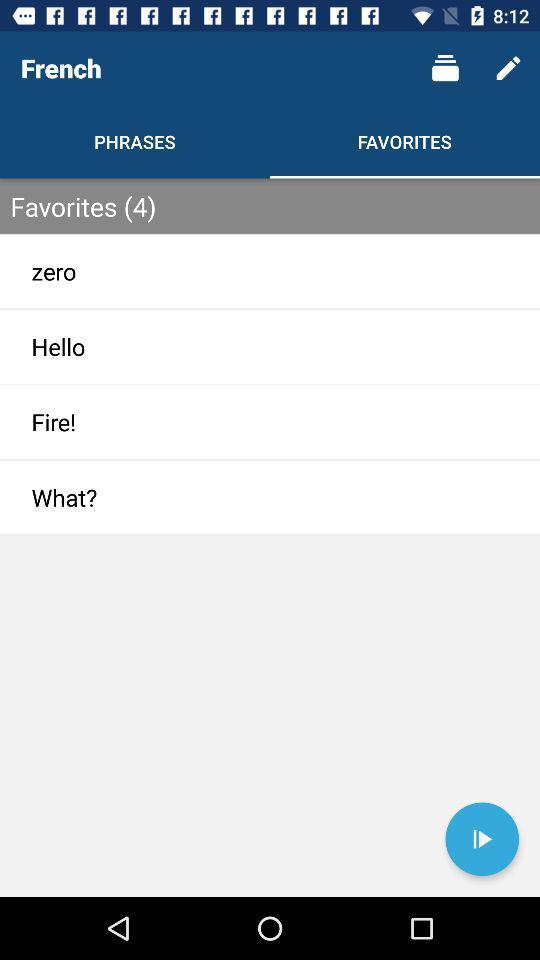  Describe the element at coordinates (508, 68) in the screenshot. I see `item above the favorites (4) icon` at that location.